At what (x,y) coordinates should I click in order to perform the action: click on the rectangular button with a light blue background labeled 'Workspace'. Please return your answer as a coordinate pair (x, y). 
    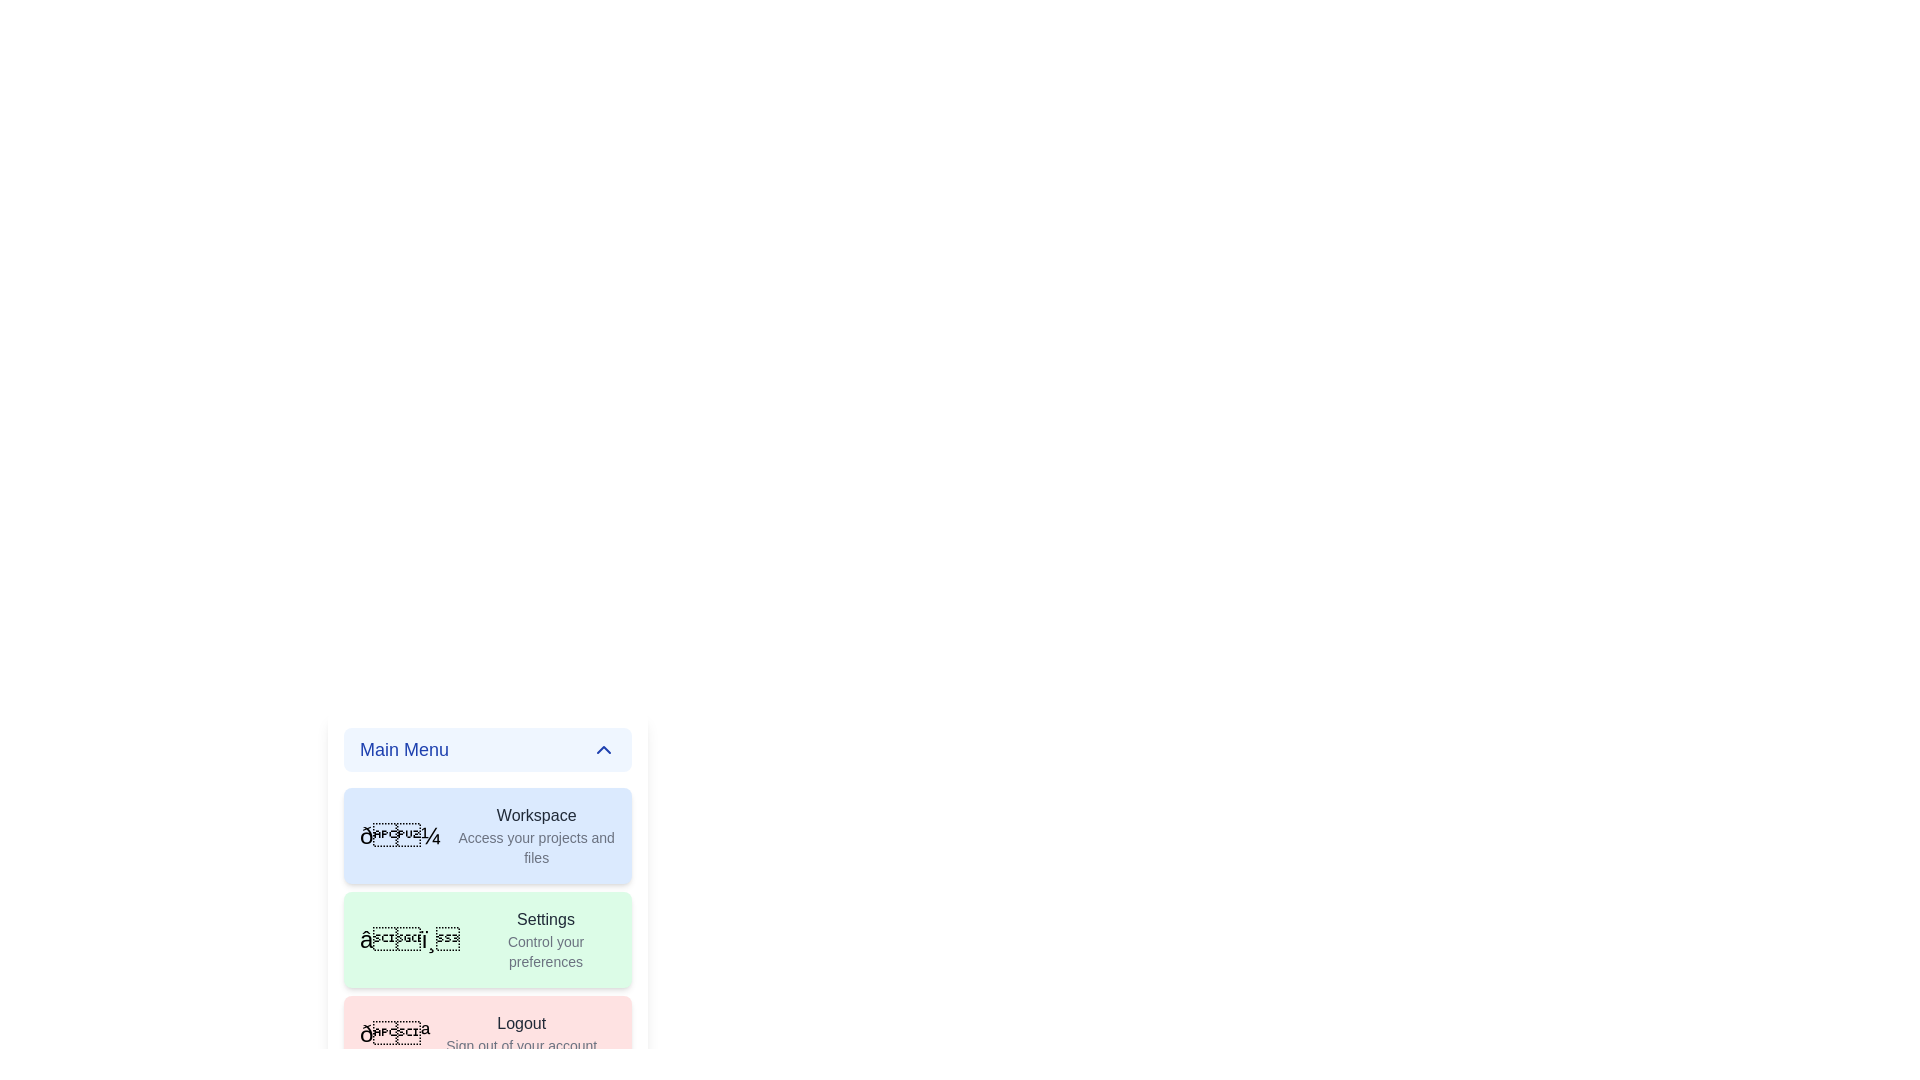
    Looking at the image, I should click on (488, 836).